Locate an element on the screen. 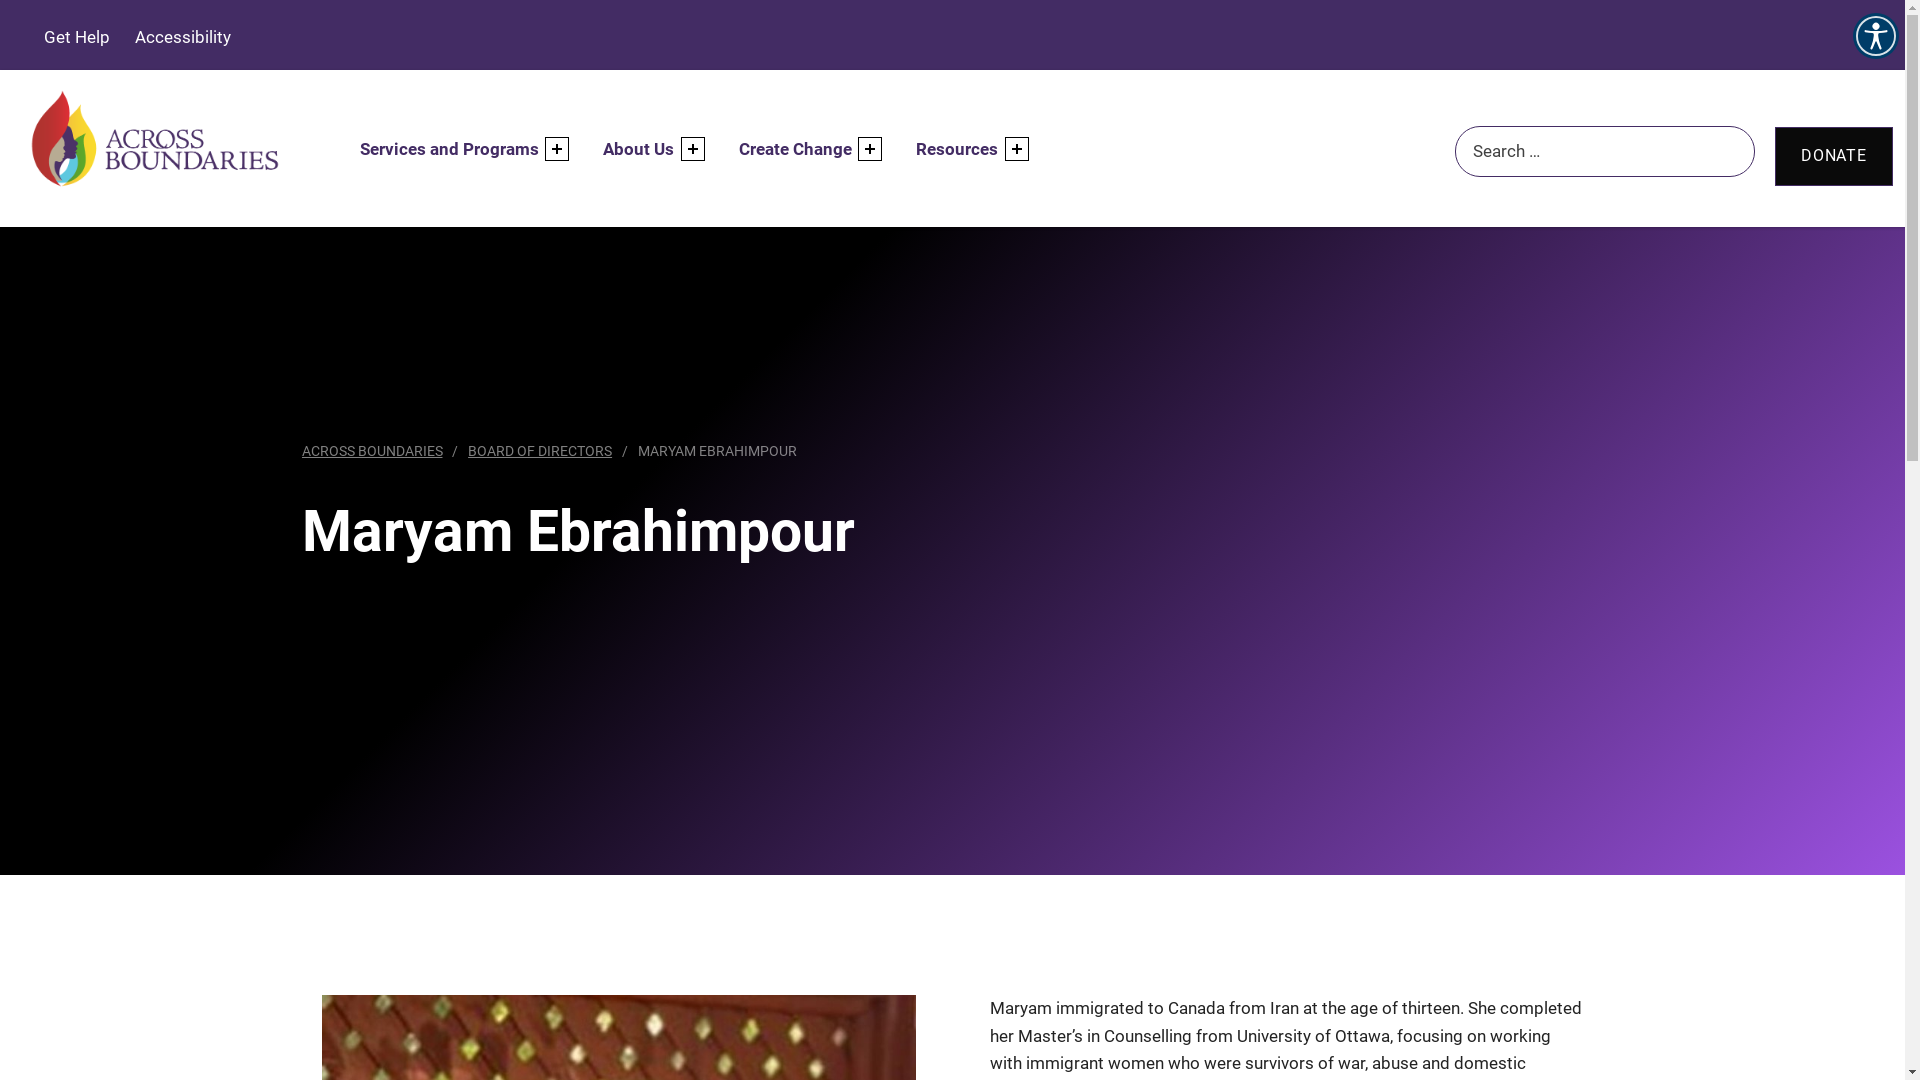  'Get Help' is located at coordinates (24, 37).